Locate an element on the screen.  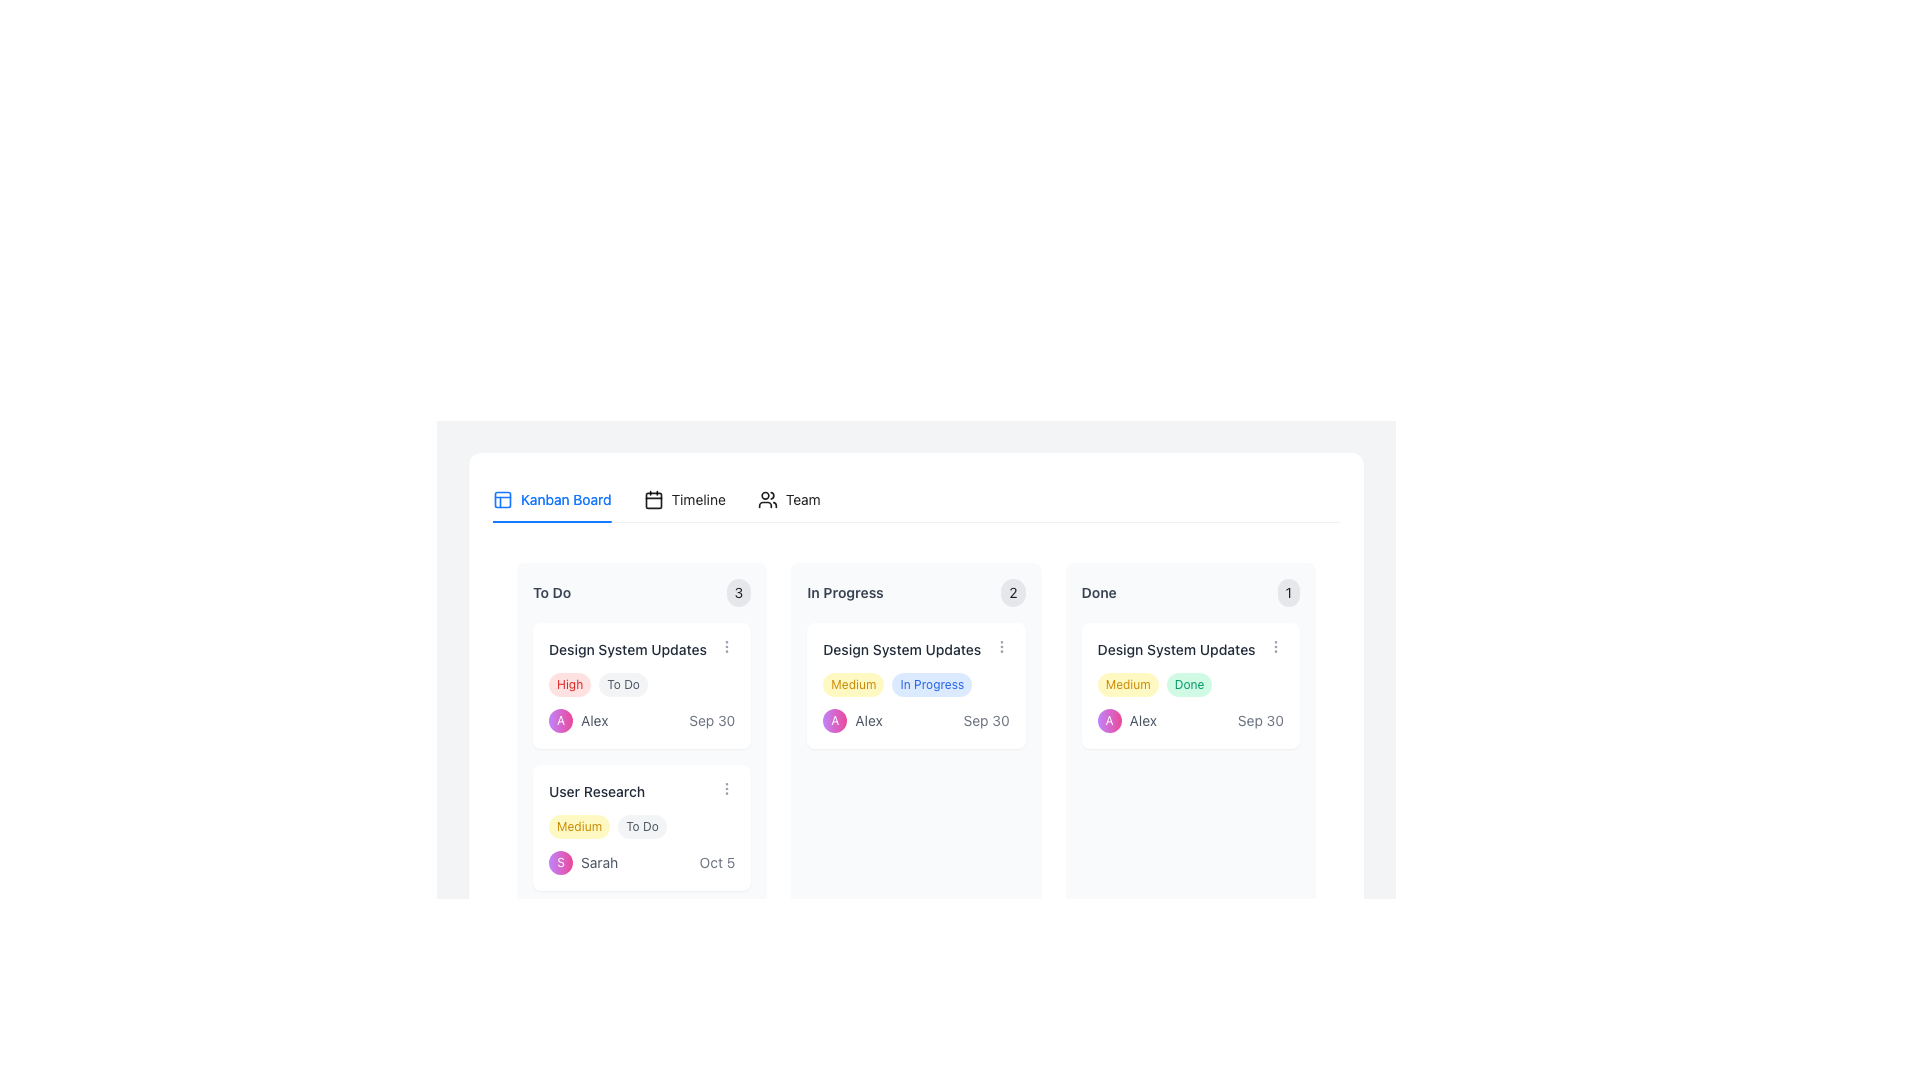
the text label that identifies a task in the 'To Do' column of the Kanban board is located at coordinates (627, 650).